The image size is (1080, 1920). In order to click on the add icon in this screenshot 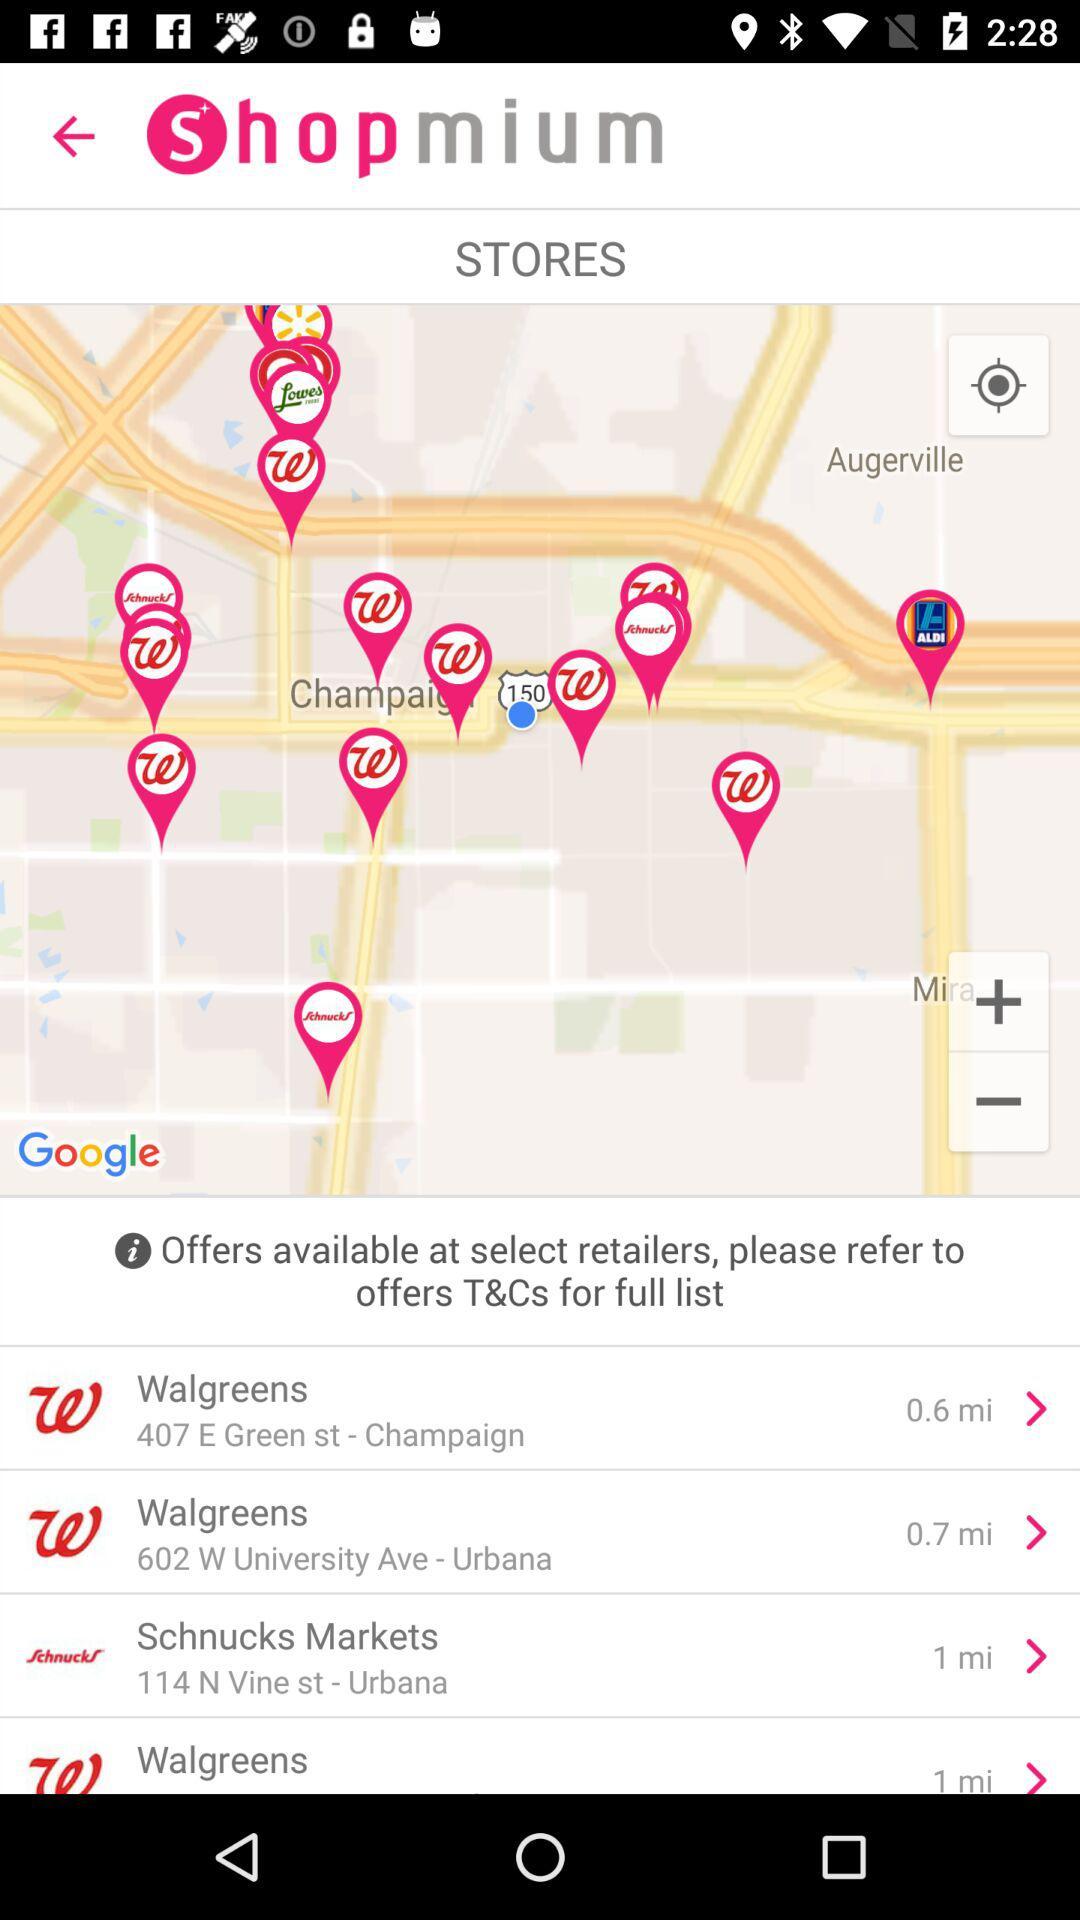, I will do `click(998, 999)`.